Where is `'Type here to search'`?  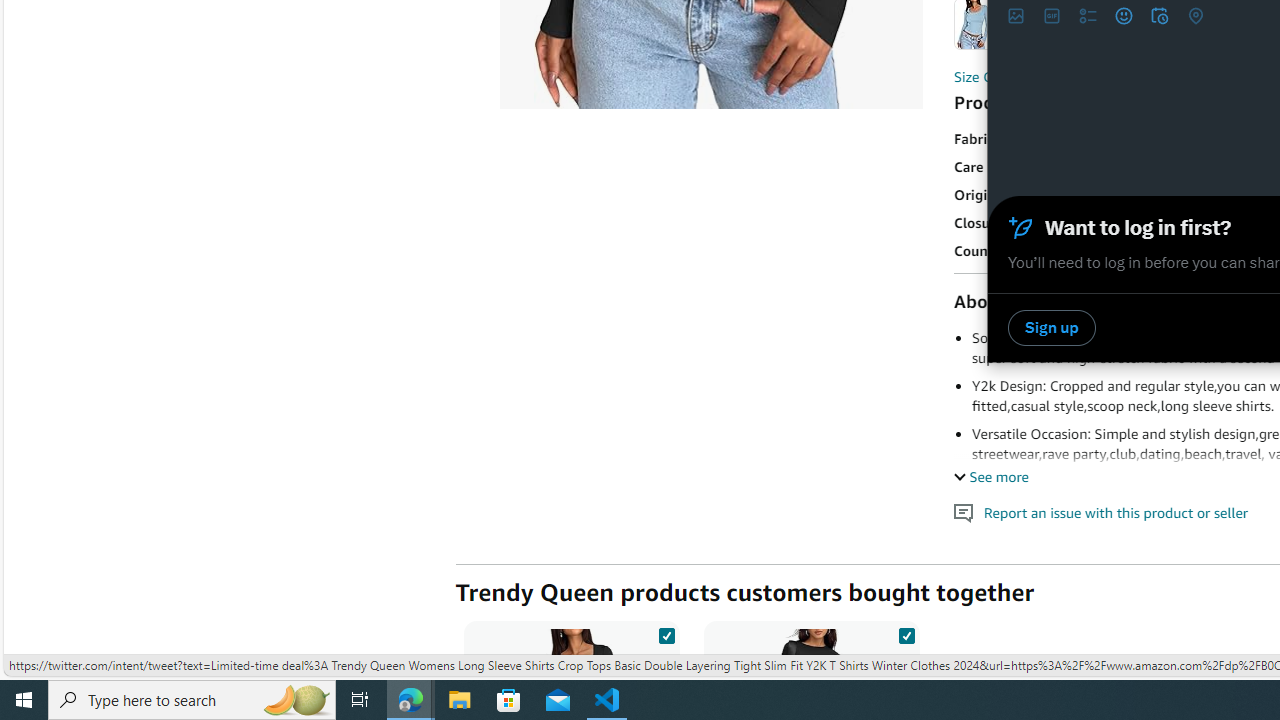
'Type here to search' is located at coordinates (192, 698).